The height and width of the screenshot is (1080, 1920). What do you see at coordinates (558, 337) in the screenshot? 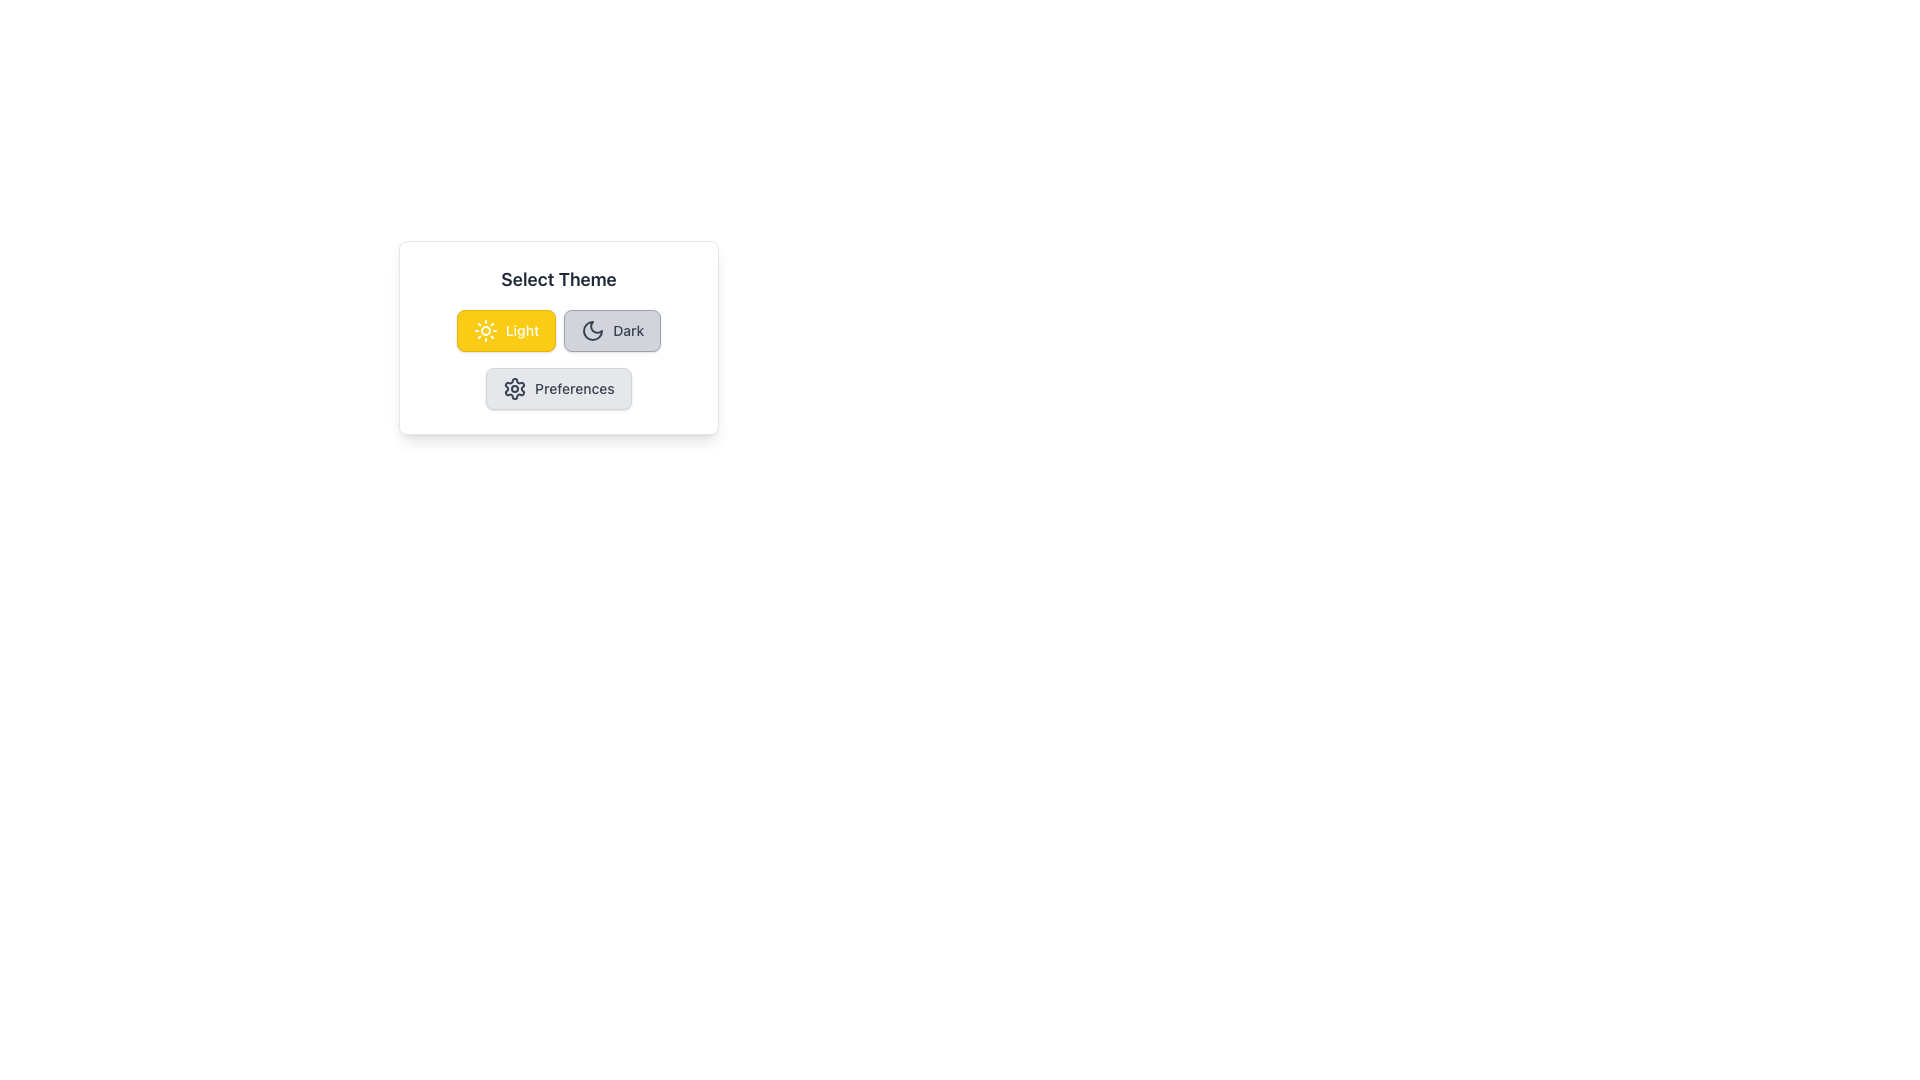
I see `the first button in the horizontal group below the 'Select Theme' title` at bounding box center [558, 337].